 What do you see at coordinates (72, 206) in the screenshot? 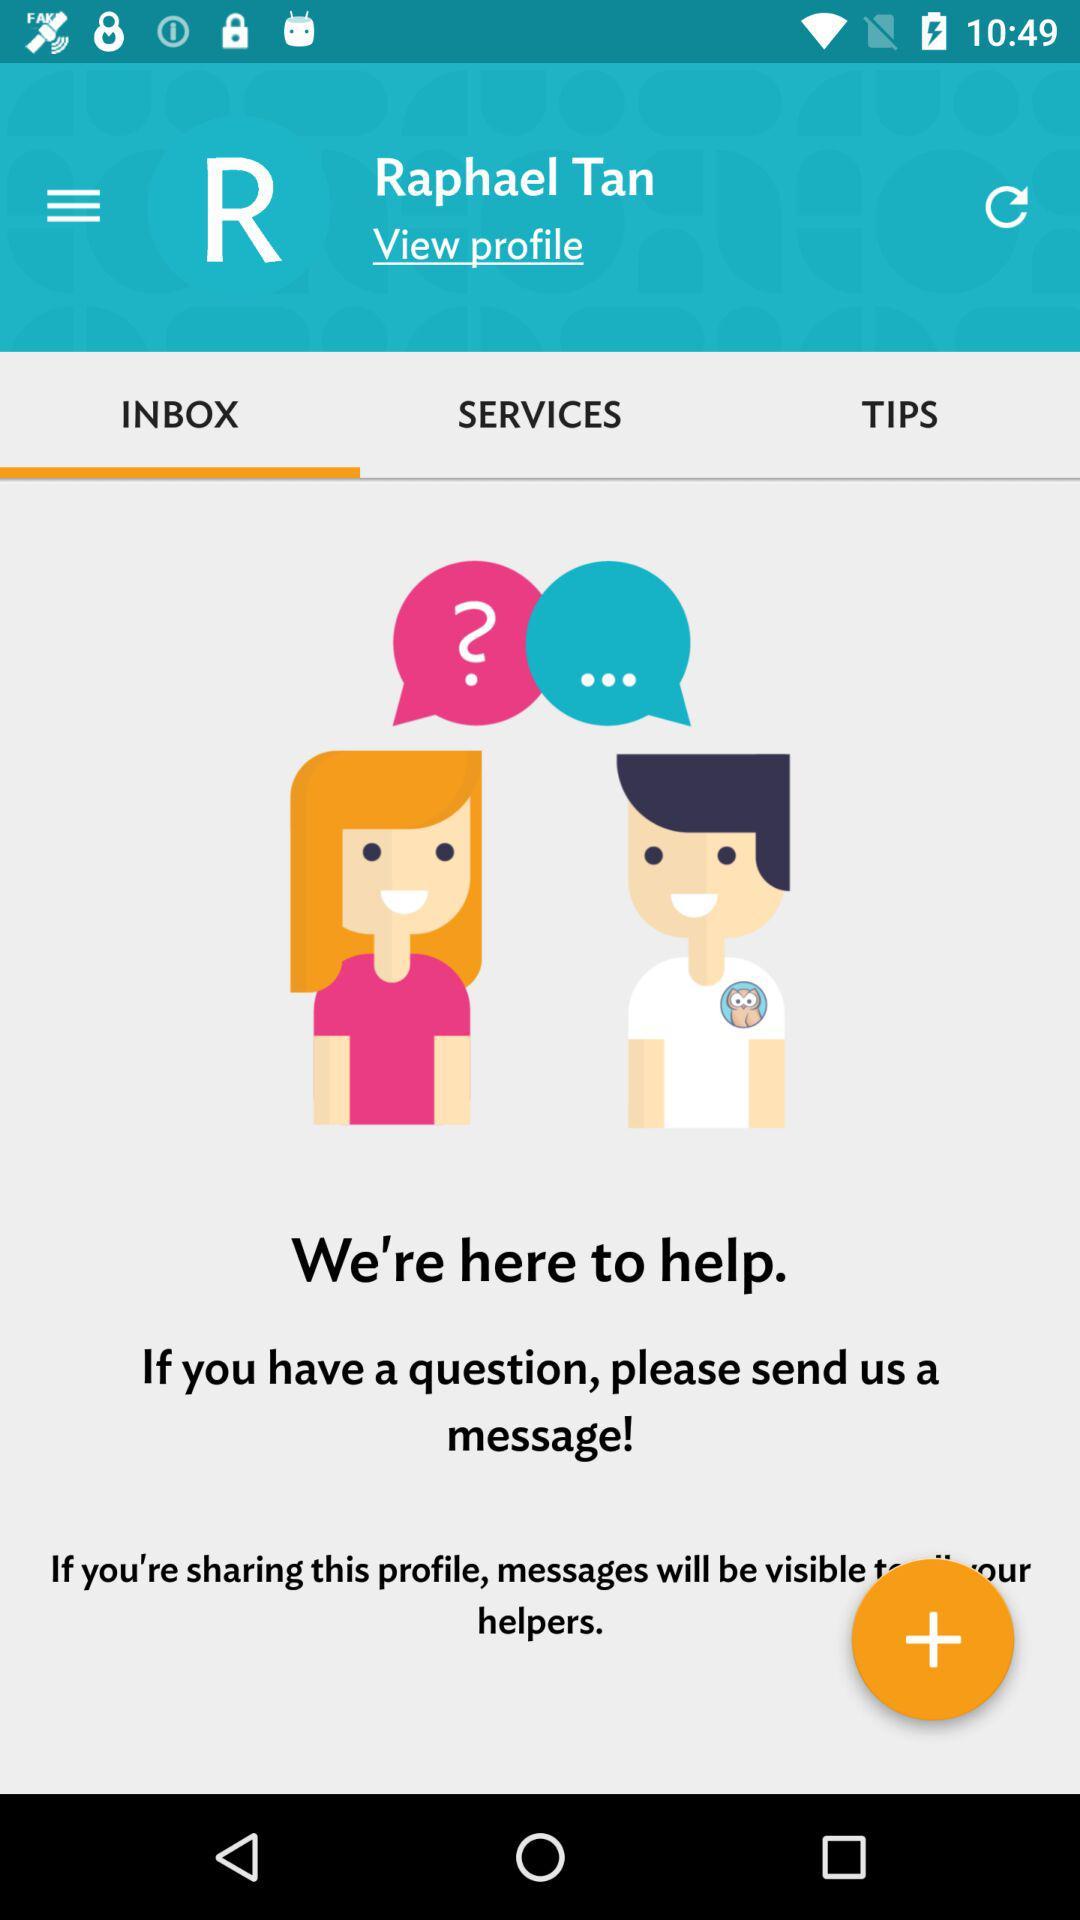
I see `the menu icon` at bounding box center [72, 206].